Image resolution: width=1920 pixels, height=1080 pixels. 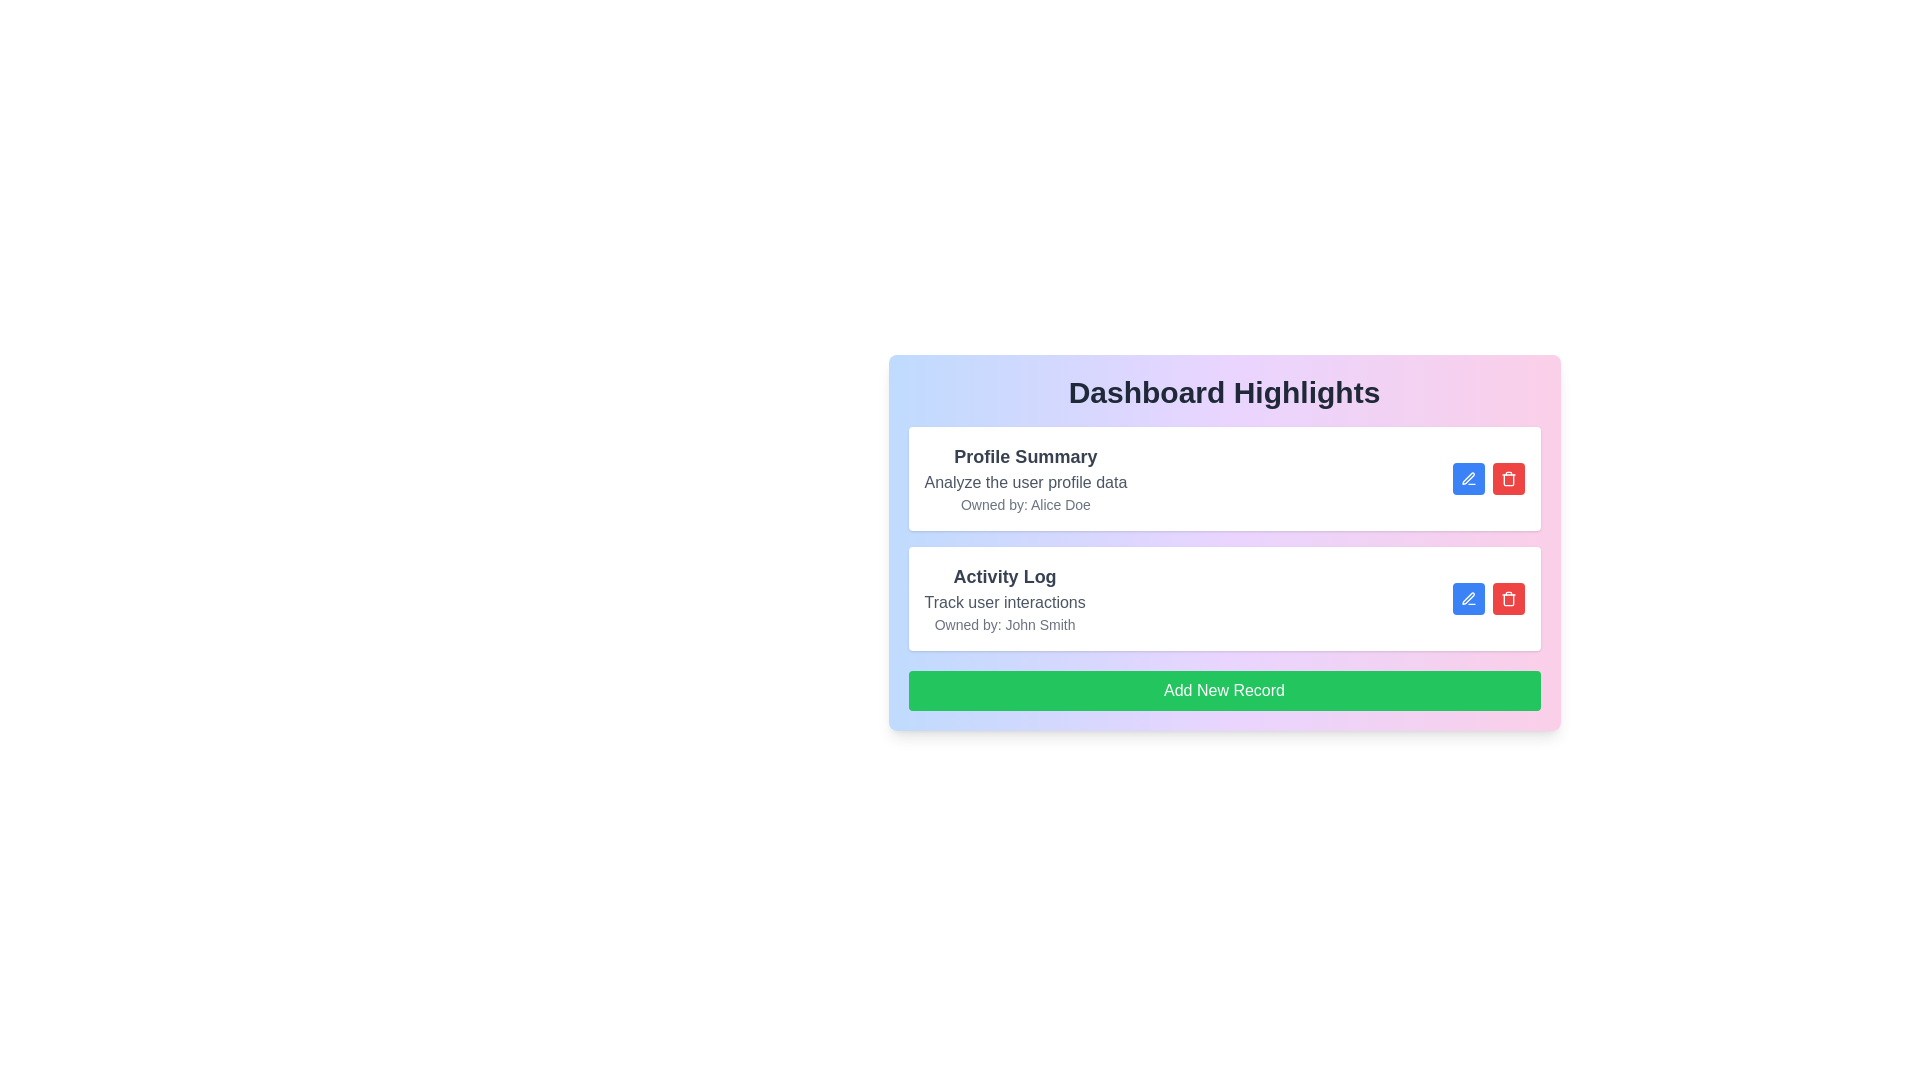 I want to click on the blue edit button with a pen icon located on the right side of the 'Activity Log' section under the 'Dashboard Highlights' heading, so click(x=1468, y=597).